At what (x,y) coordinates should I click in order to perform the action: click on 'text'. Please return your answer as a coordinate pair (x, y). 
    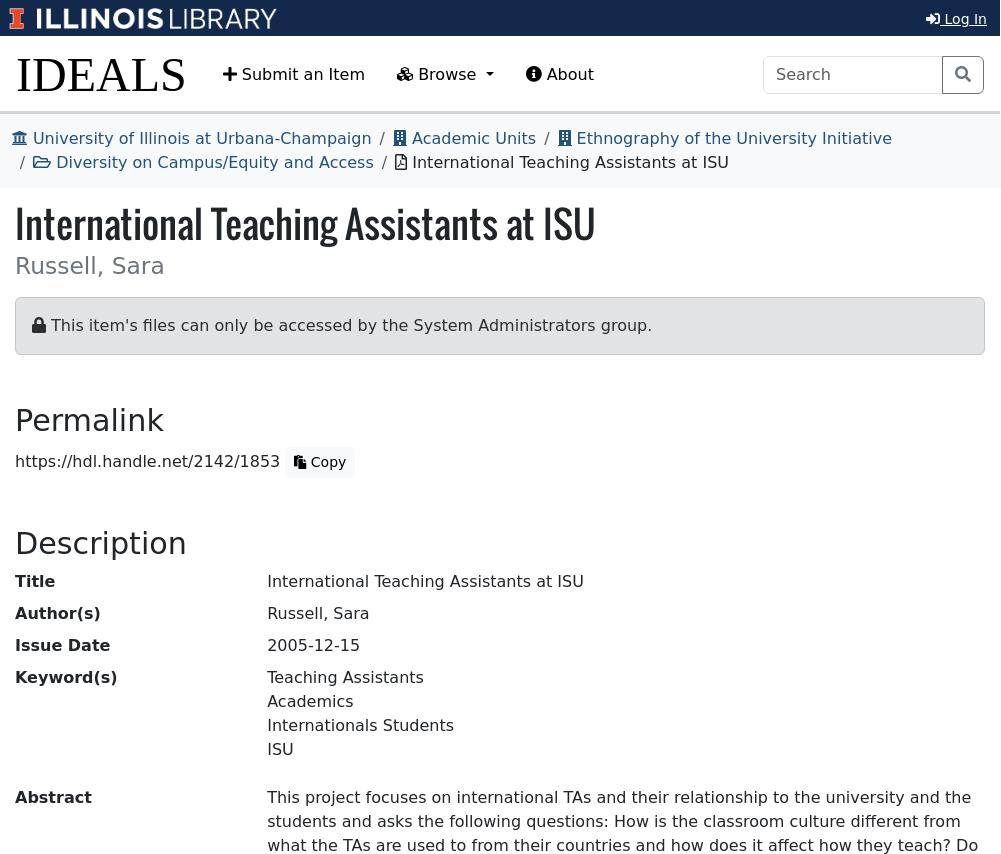
    Looking at the image, I should click on (281, 330).